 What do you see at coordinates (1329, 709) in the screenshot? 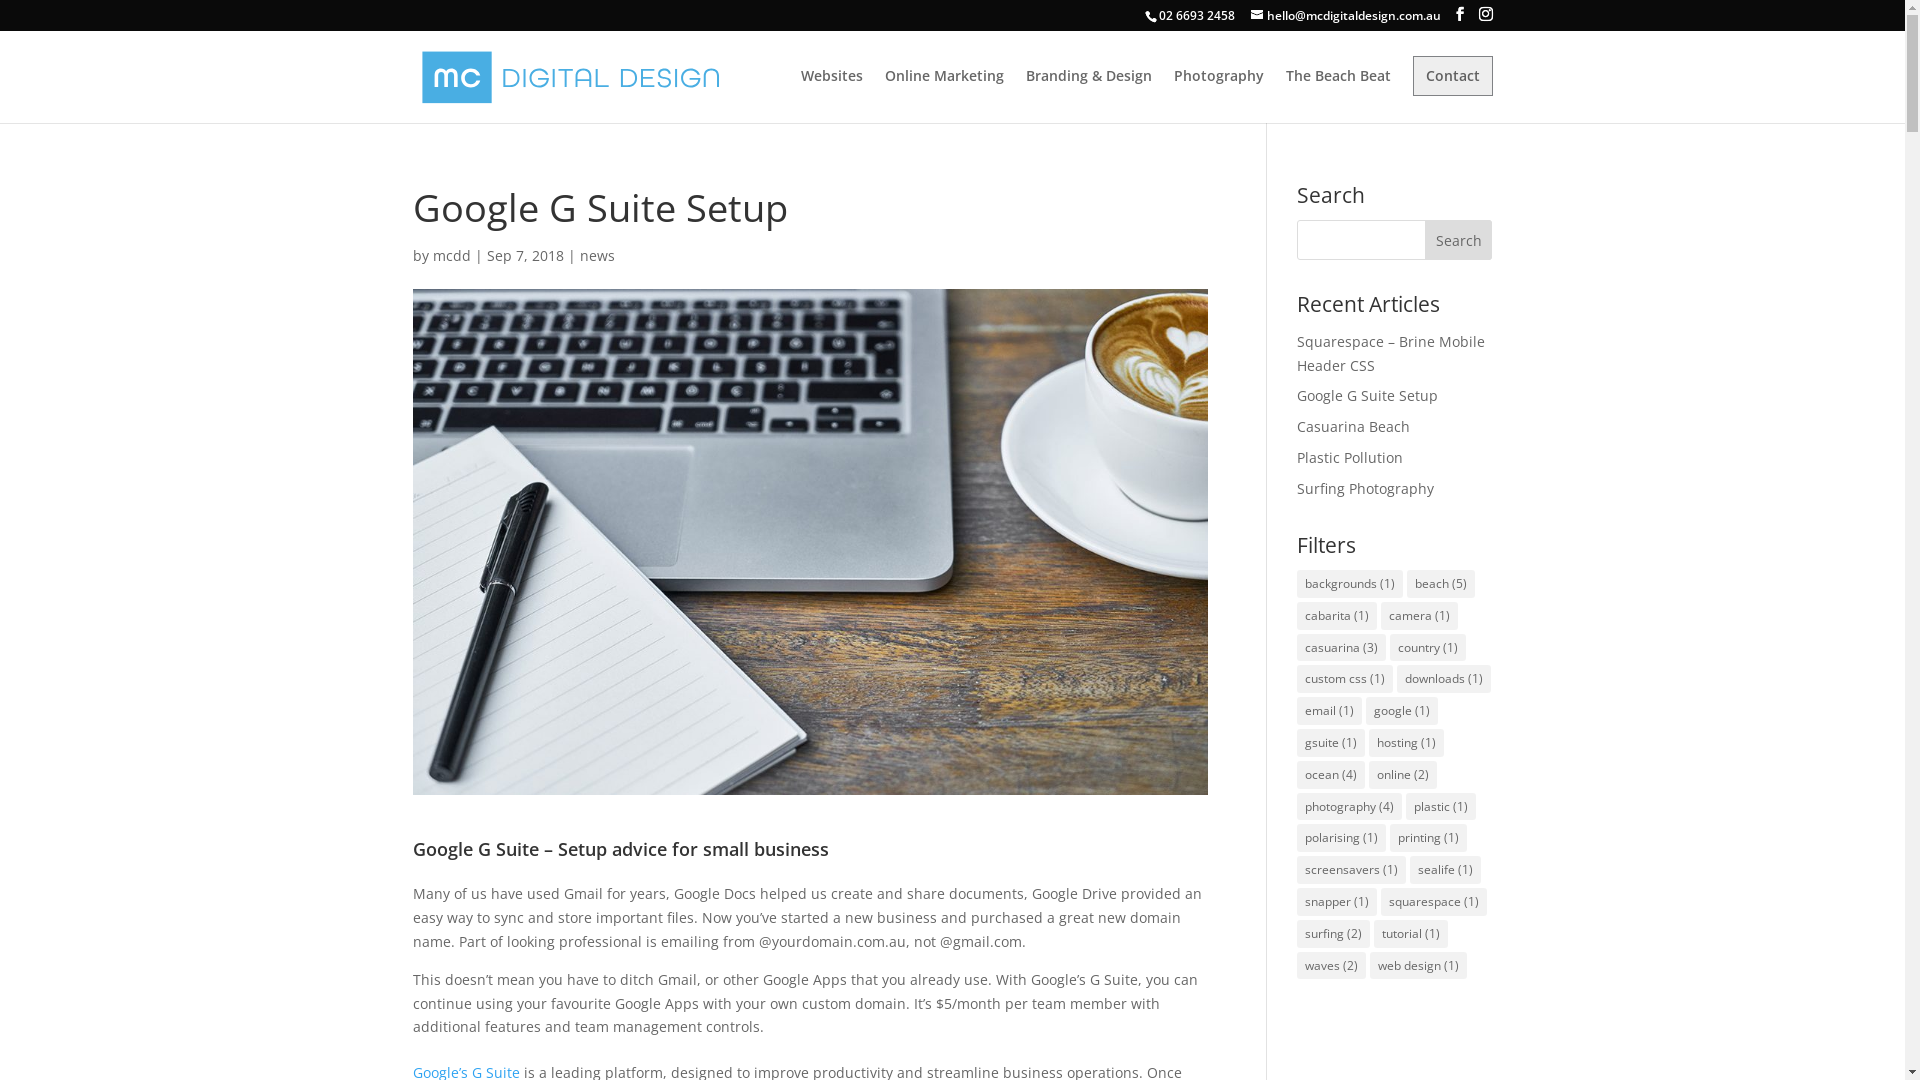
I see `'email (1)'` at bounding box center [1329, 709].